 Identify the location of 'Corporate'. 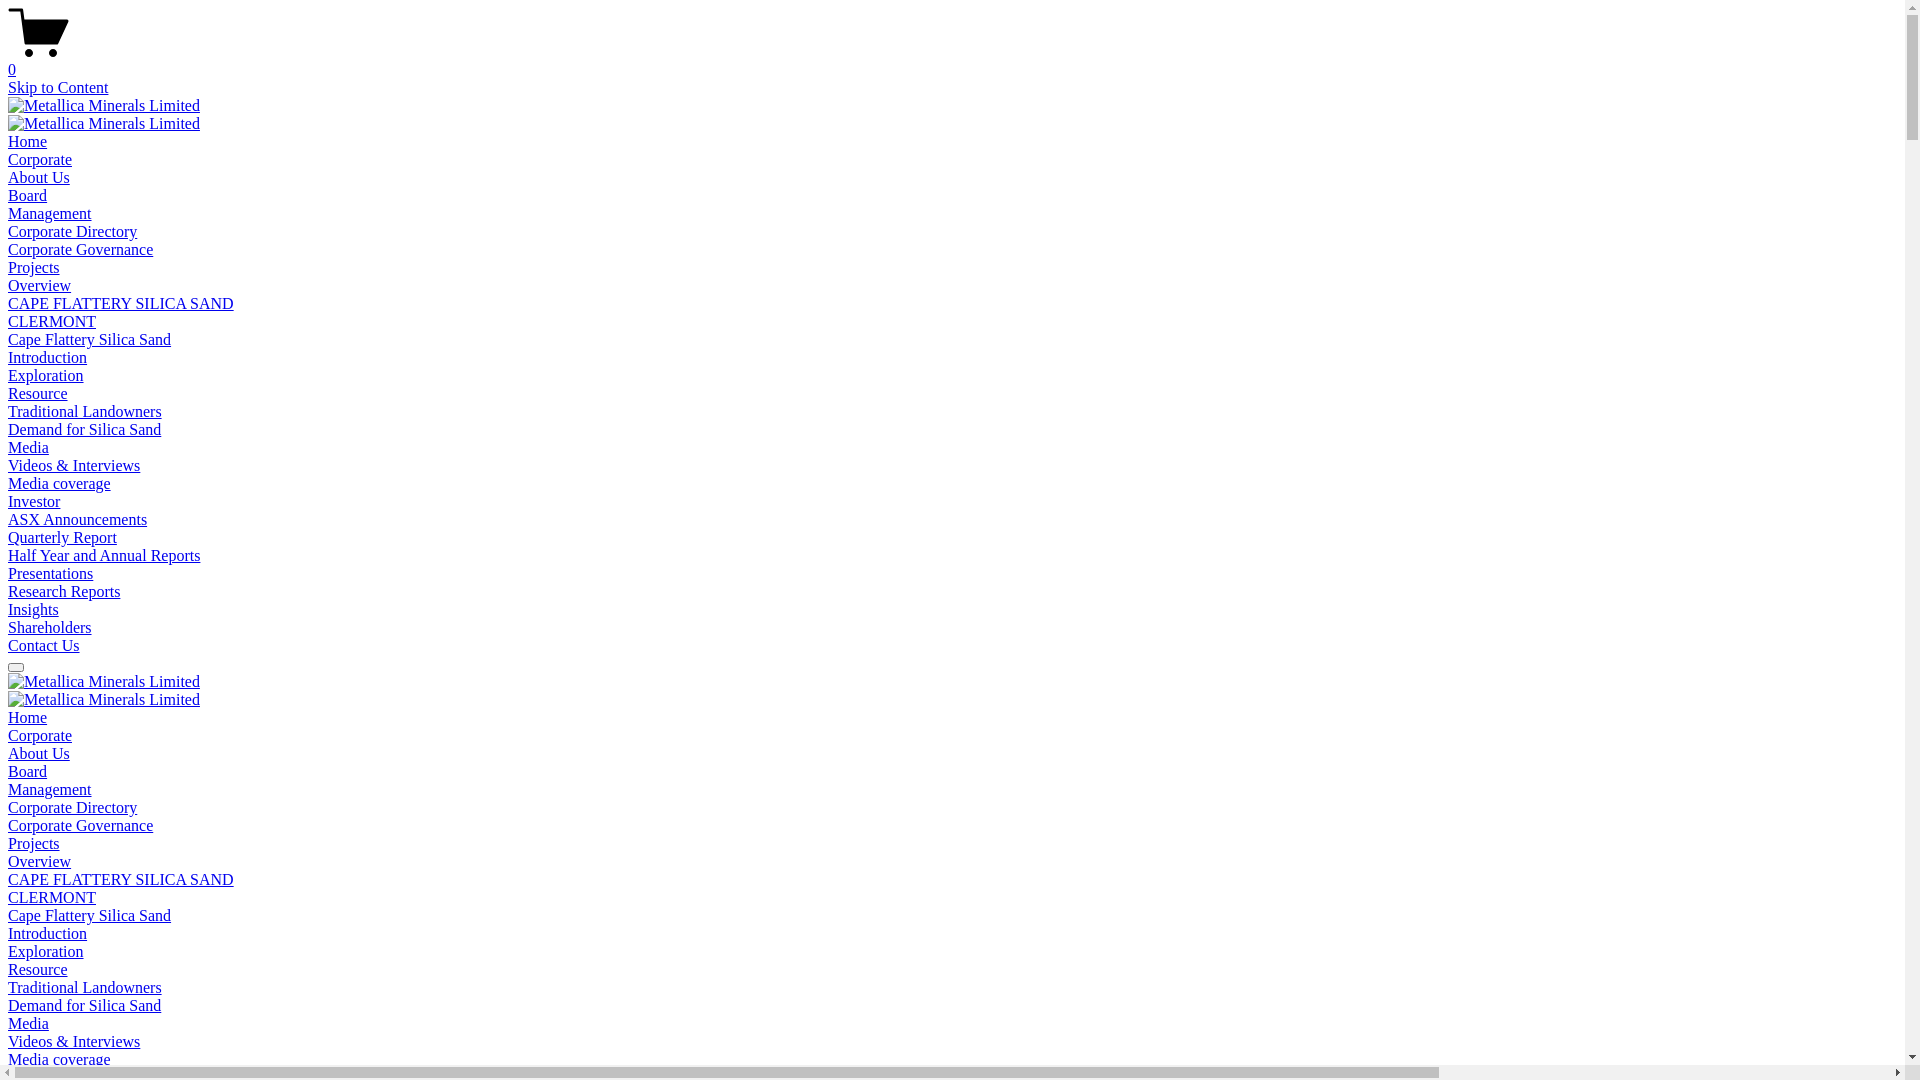
(39, 158).